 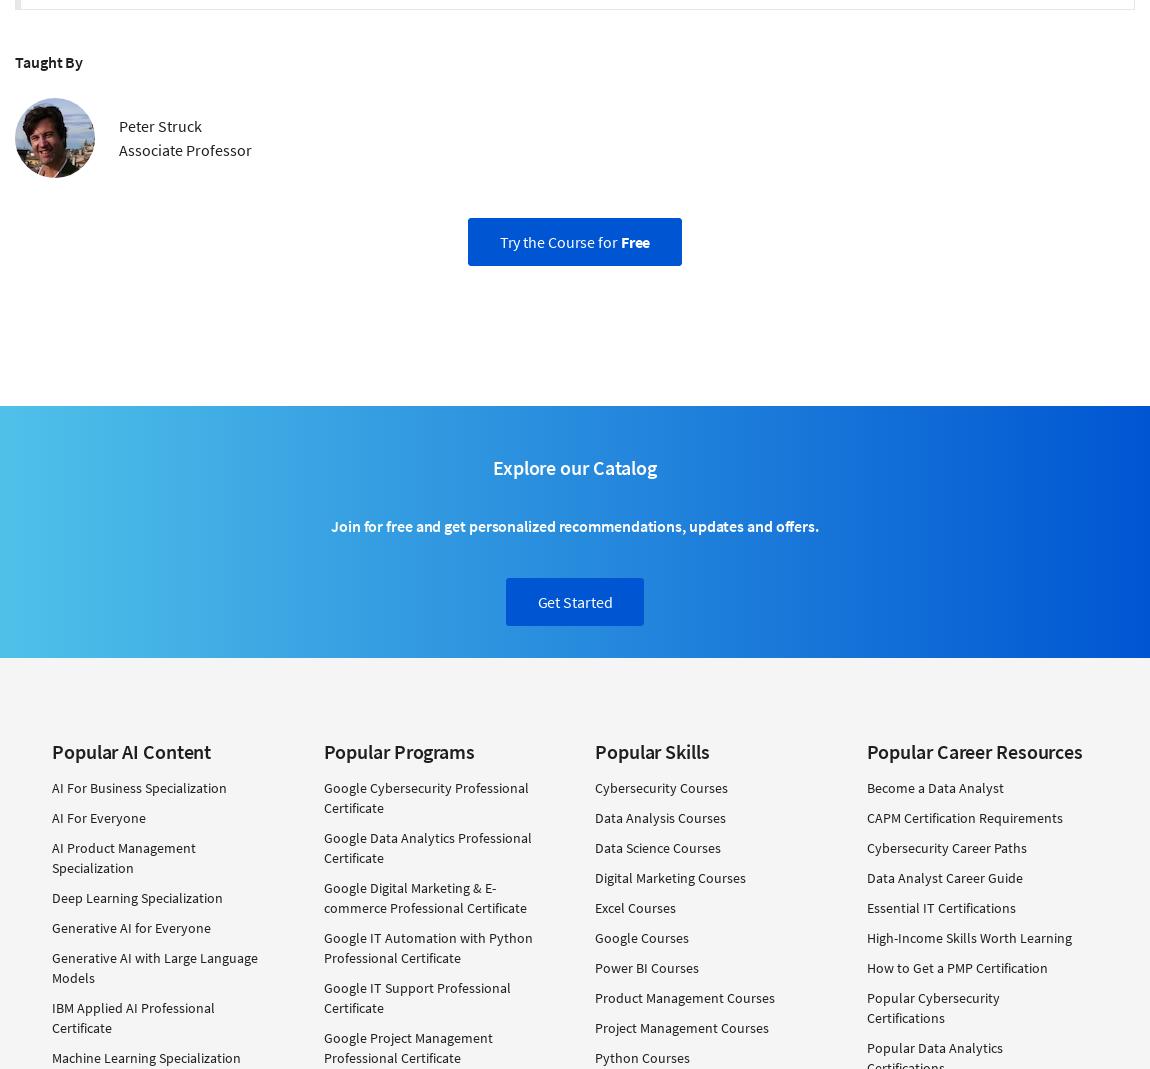 What do you see at coordinates (118, 124) in the screenshot?
I see `'Peter Struck'` at bounding box center [118, 124].